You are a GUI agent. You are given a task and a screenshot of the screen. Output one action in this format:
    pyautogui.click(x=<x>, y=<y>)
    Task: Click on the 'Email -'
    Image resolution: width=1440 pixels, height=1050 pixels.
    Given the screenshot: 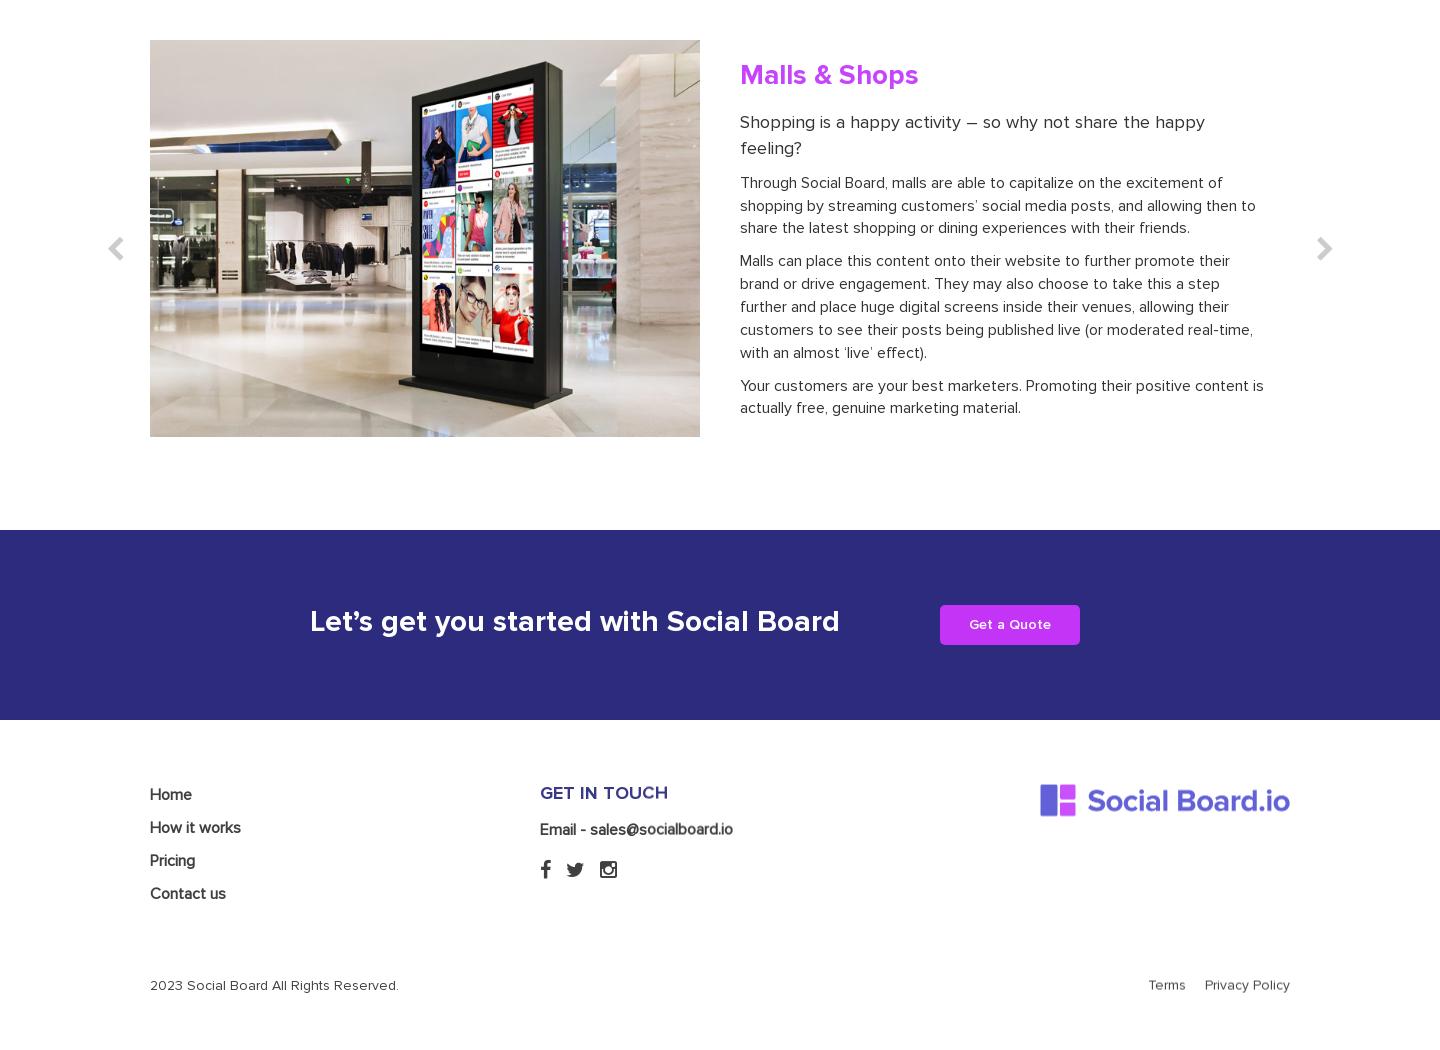 What is the action you would take?
    pyautogui.click(x=565, y=735)
    